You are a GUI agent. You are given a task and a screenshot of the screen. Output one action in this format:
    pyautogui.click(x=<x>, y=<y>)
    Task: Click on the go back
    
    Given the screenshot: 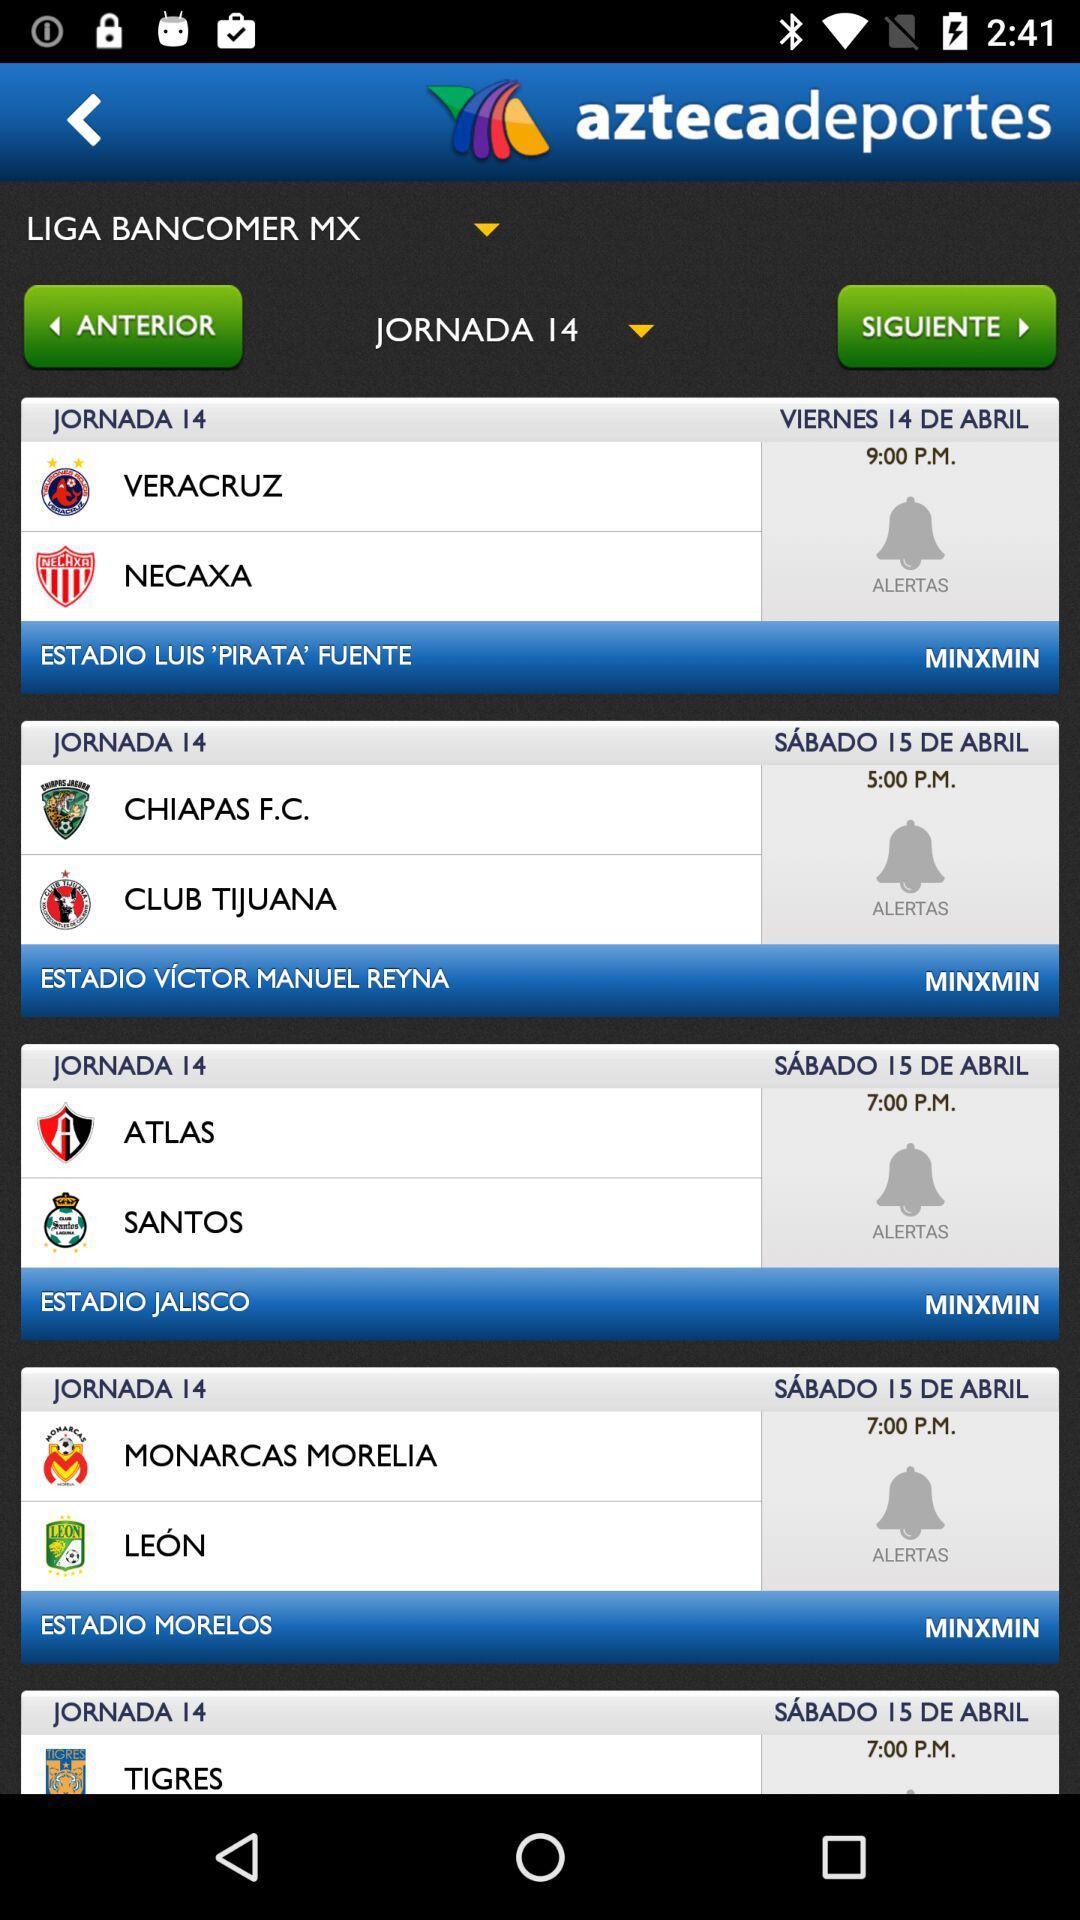 What is the action you would take?
    pyautogui.click(x=122, y=329)
    